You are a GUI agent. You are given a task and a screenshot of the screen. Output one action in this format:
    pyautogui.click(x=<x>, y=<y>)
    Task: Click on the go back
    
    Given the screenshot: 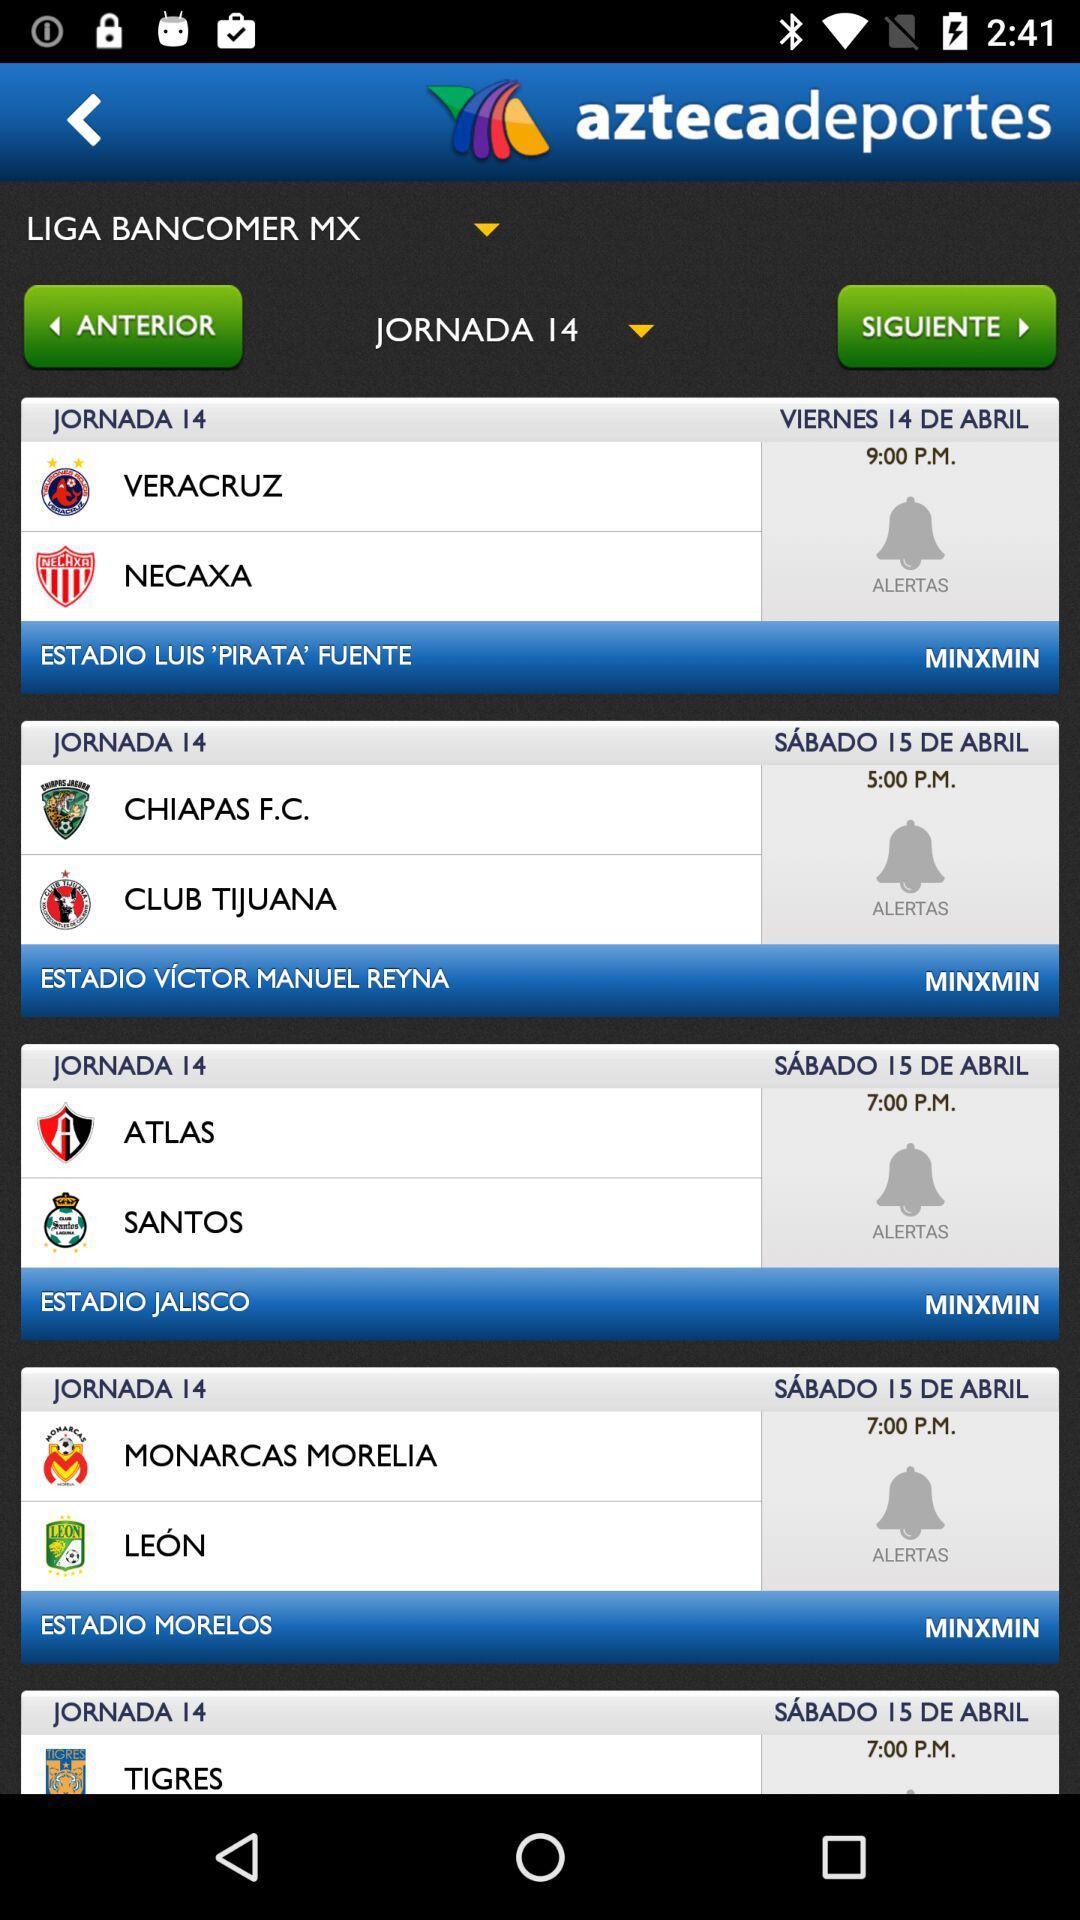 What is the action you would take?
    pyautogui.click(x=122, y=329)
    